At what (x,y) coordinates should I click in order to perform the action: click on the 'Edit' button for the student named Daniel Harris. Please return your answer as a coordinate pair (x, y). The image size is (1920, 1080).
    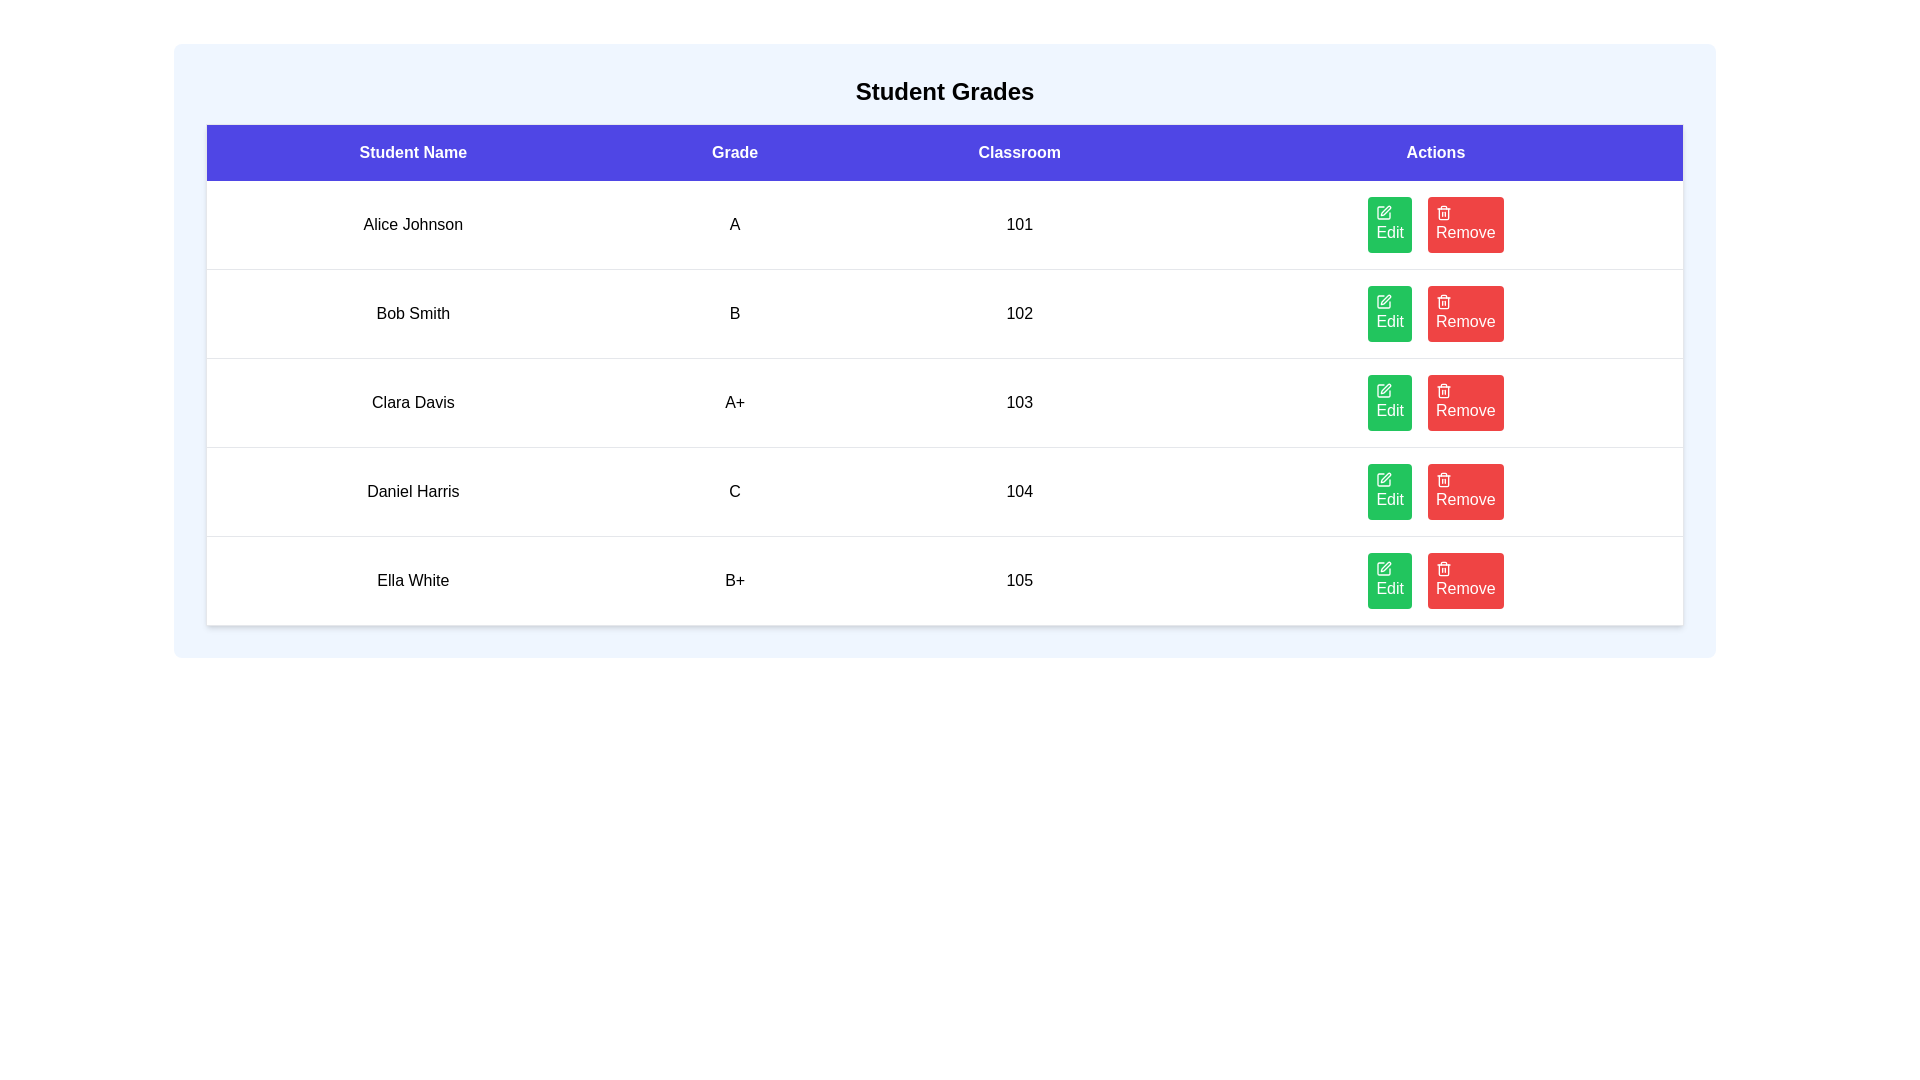
    Looking at the image, I should click on (1389, 492).